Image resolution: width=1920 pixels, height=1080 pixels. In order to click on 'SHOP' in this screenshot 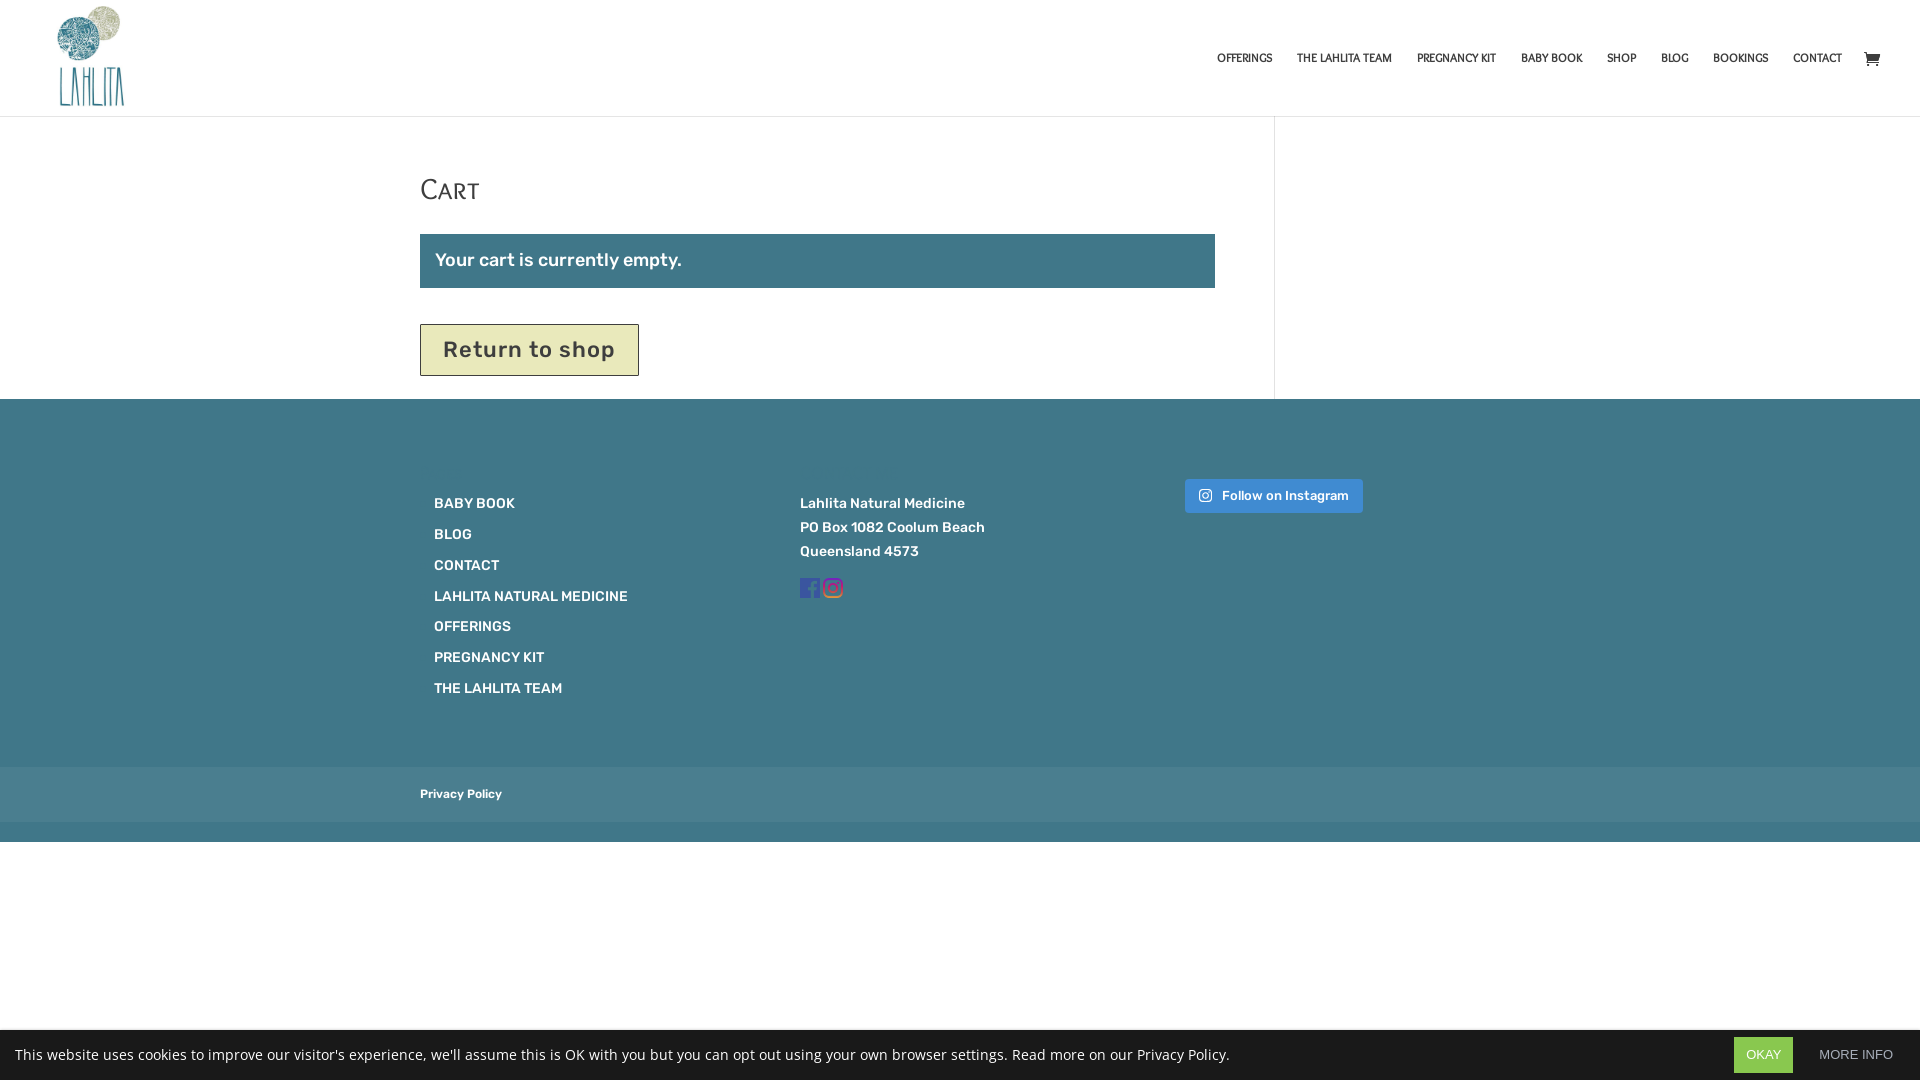, I will do `click(1621, 82)`.